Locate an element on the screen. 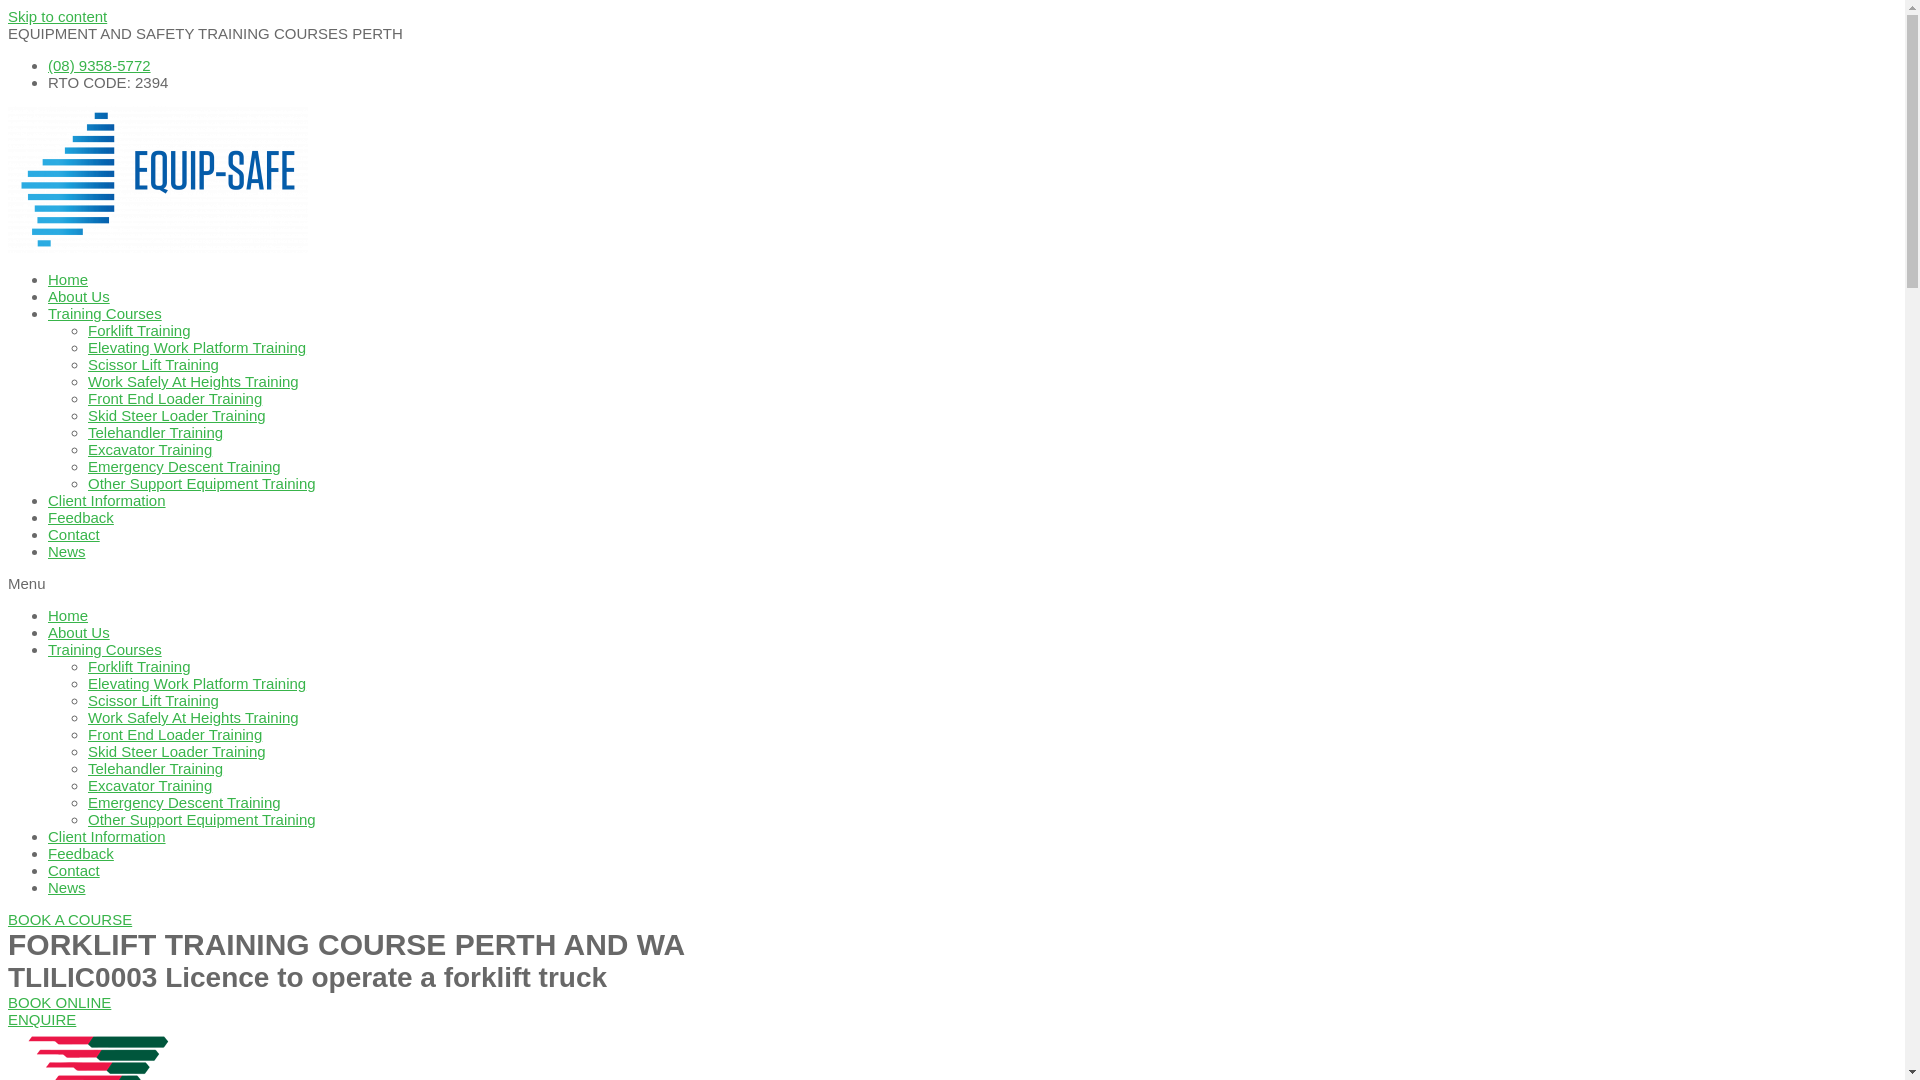  'Front End Loader Training' is located at coordinates (174, 398).